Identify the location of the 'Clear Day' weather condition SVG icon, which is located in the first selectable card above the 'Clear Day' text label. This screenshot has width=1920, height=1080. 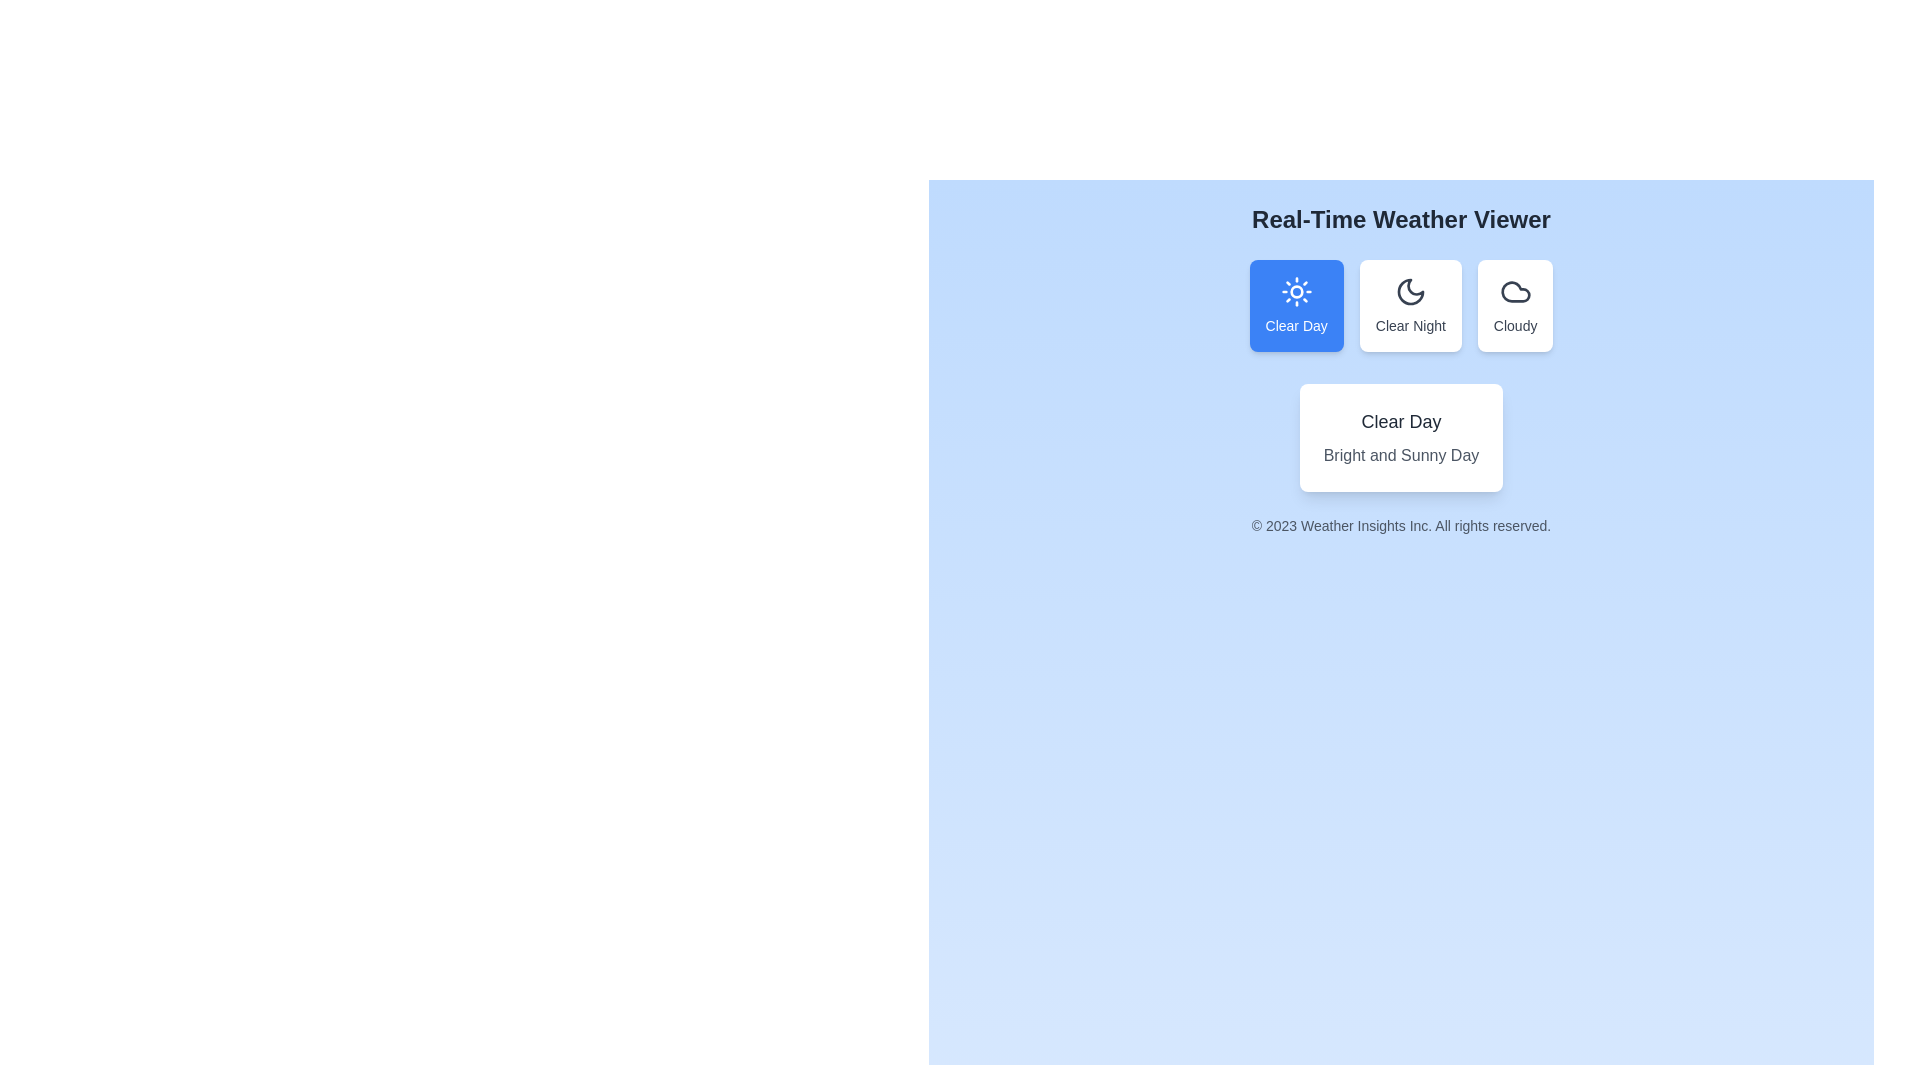
(1296, 292).